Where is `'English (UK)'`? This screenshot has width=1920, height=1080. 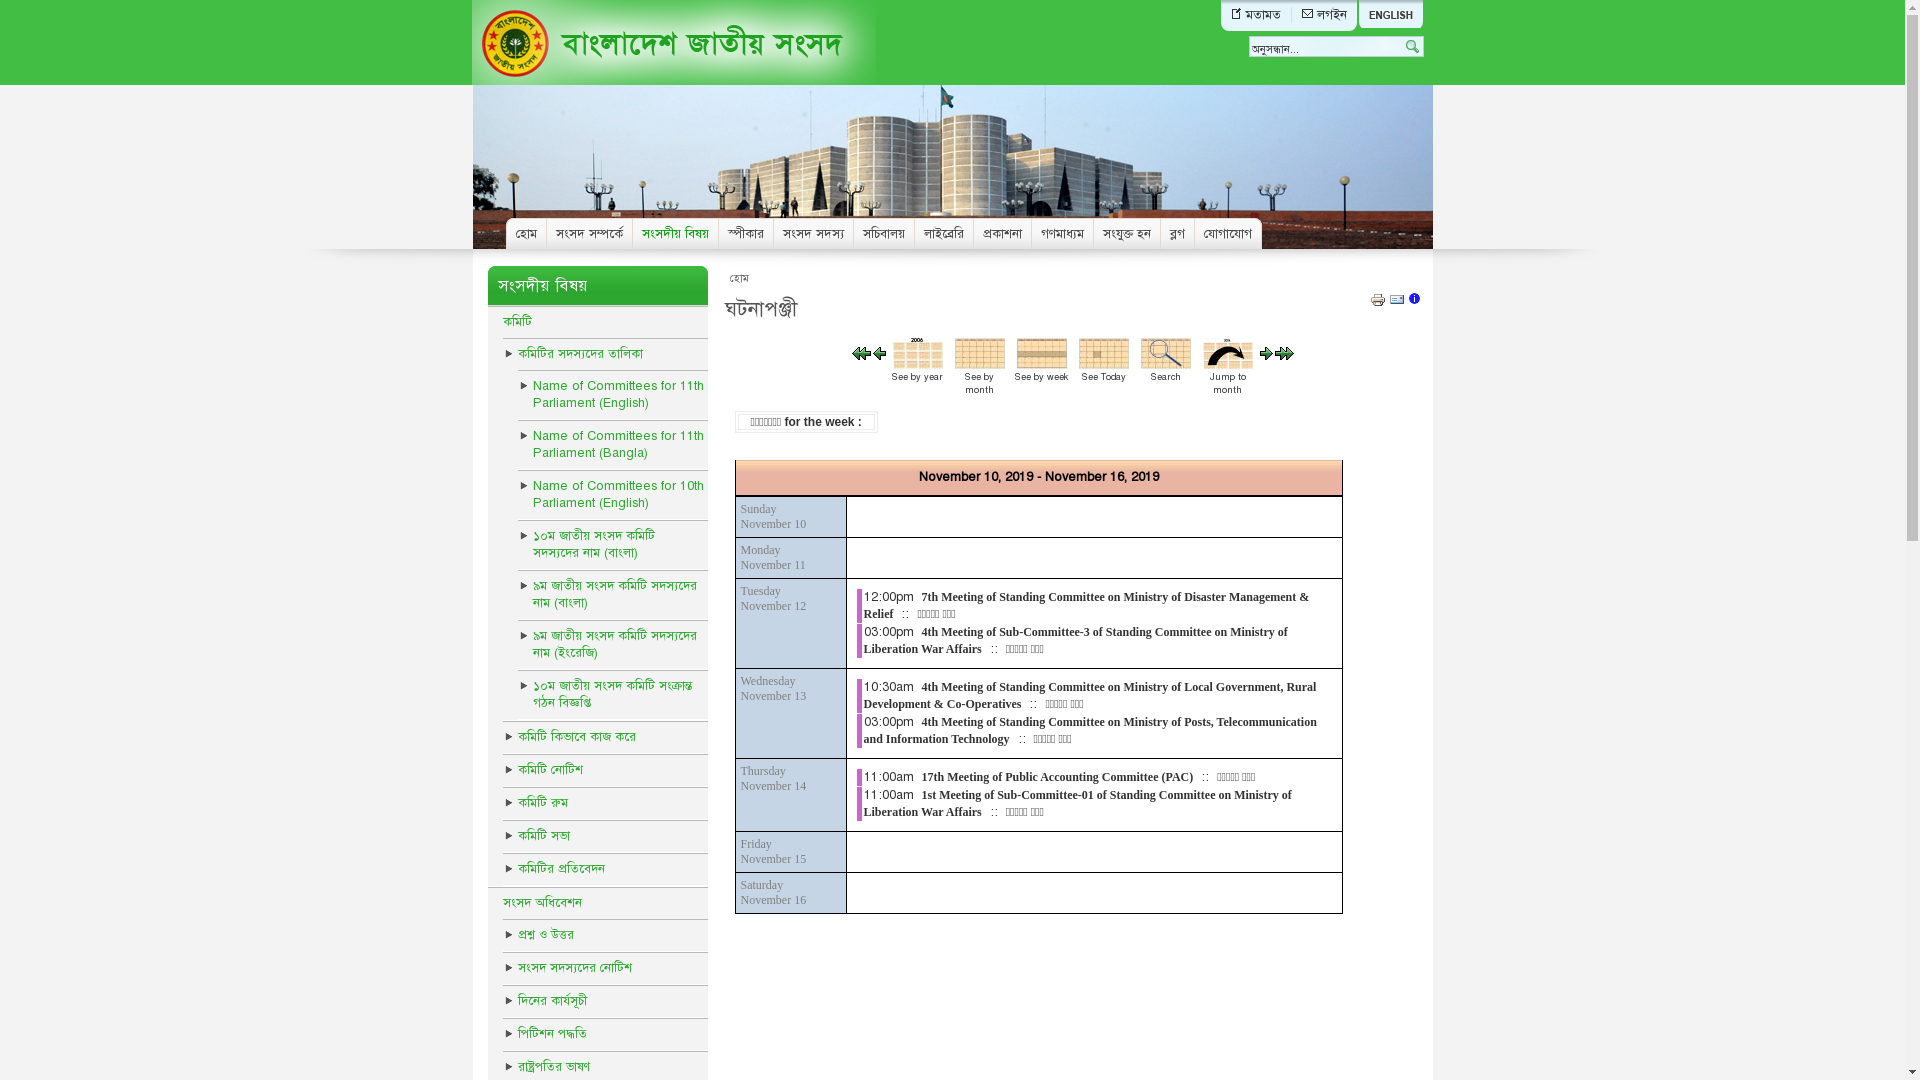 'English (UK)' is located at coordinates (1390, 15).